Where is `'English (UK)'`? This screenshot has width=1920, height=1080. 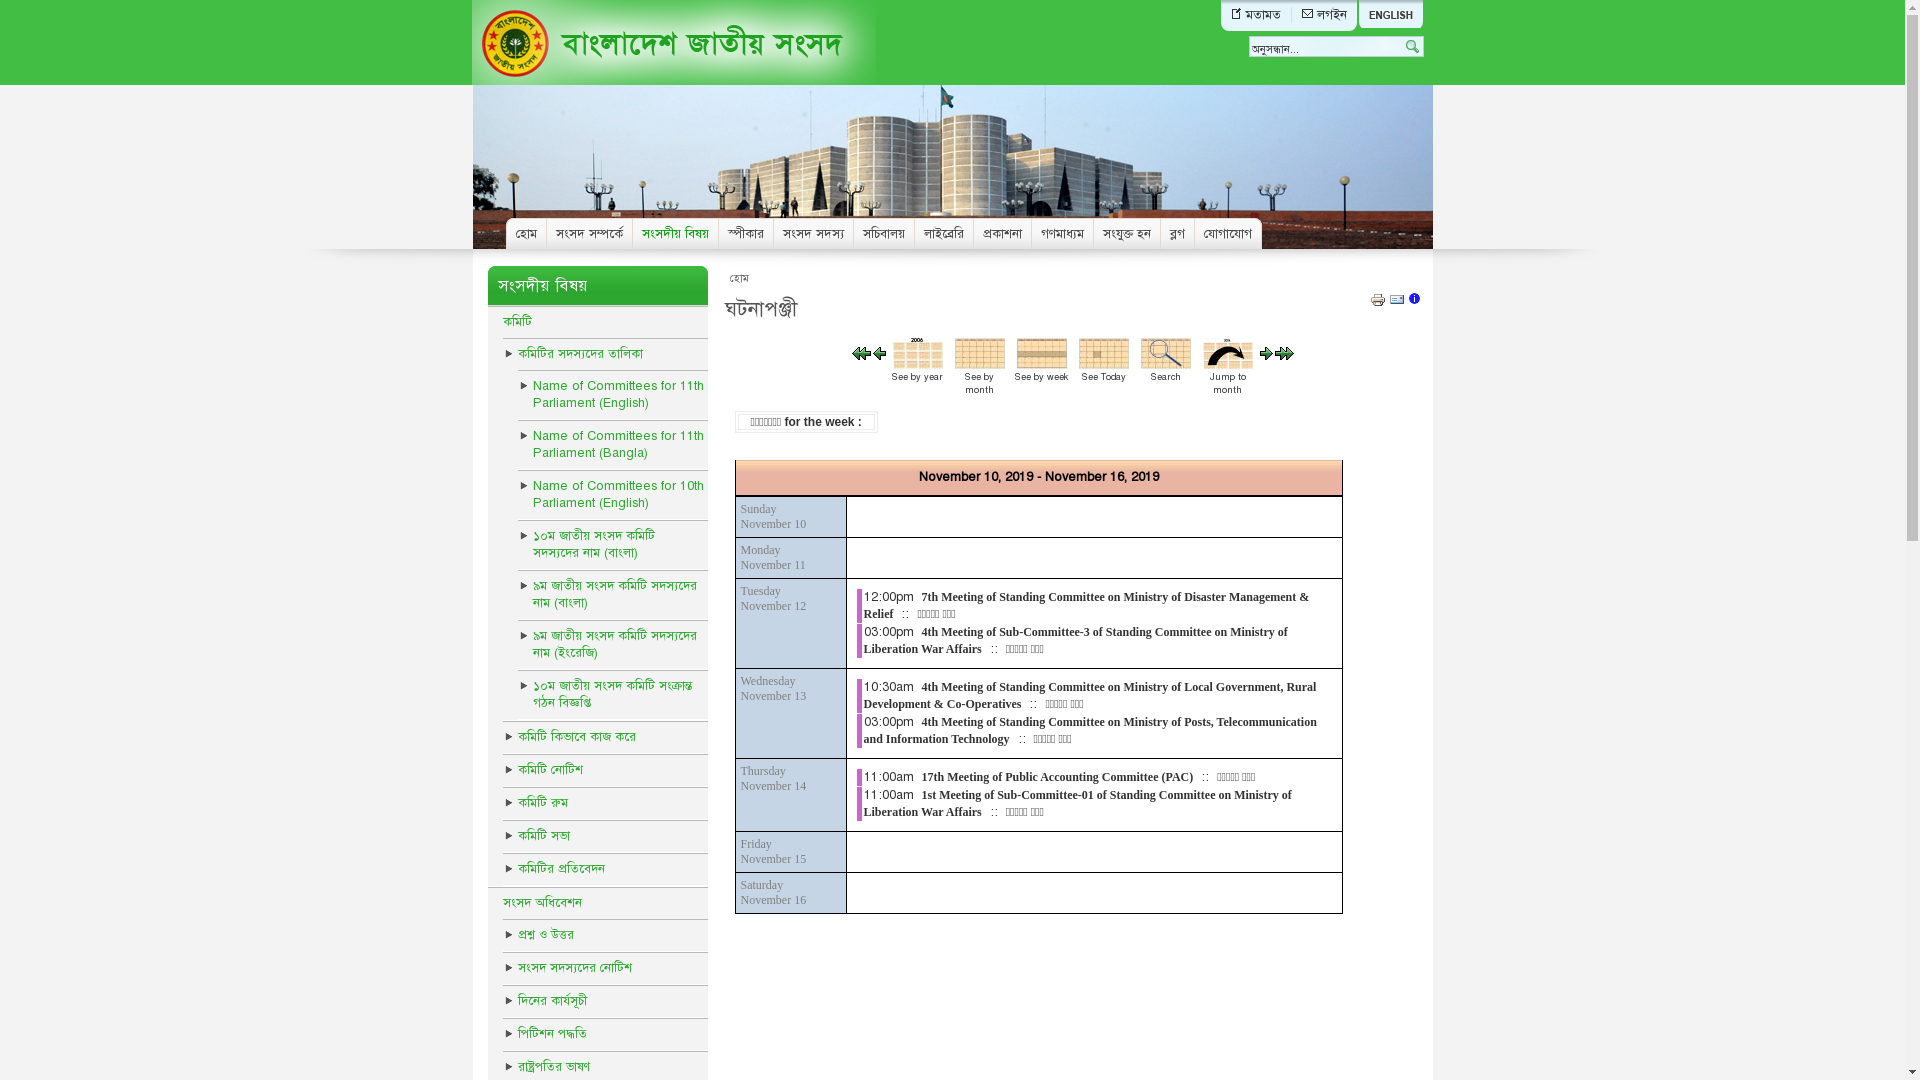 'English (UK)' is located at coordinates (1390, 15).